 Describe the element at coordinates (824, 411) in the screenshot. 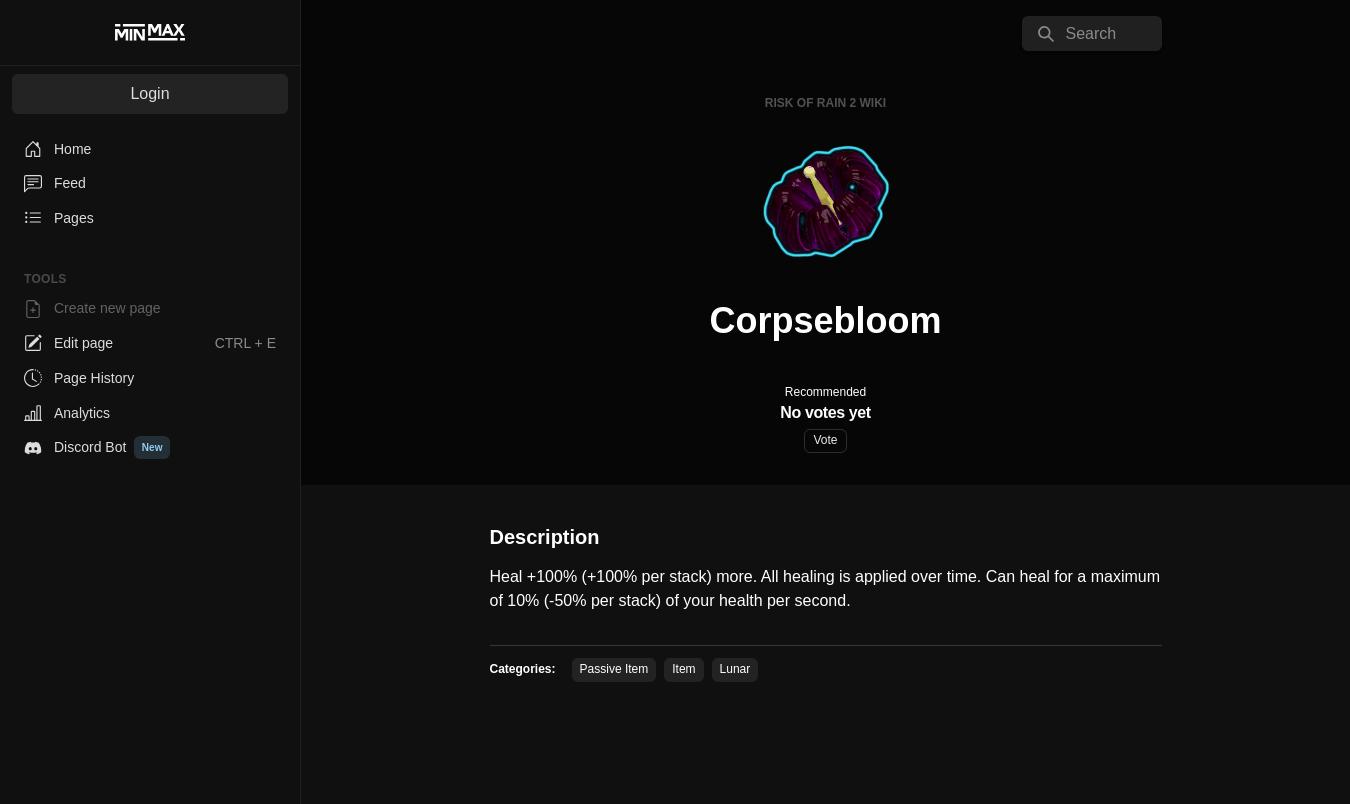

I see `'No votes yet'` at that location.